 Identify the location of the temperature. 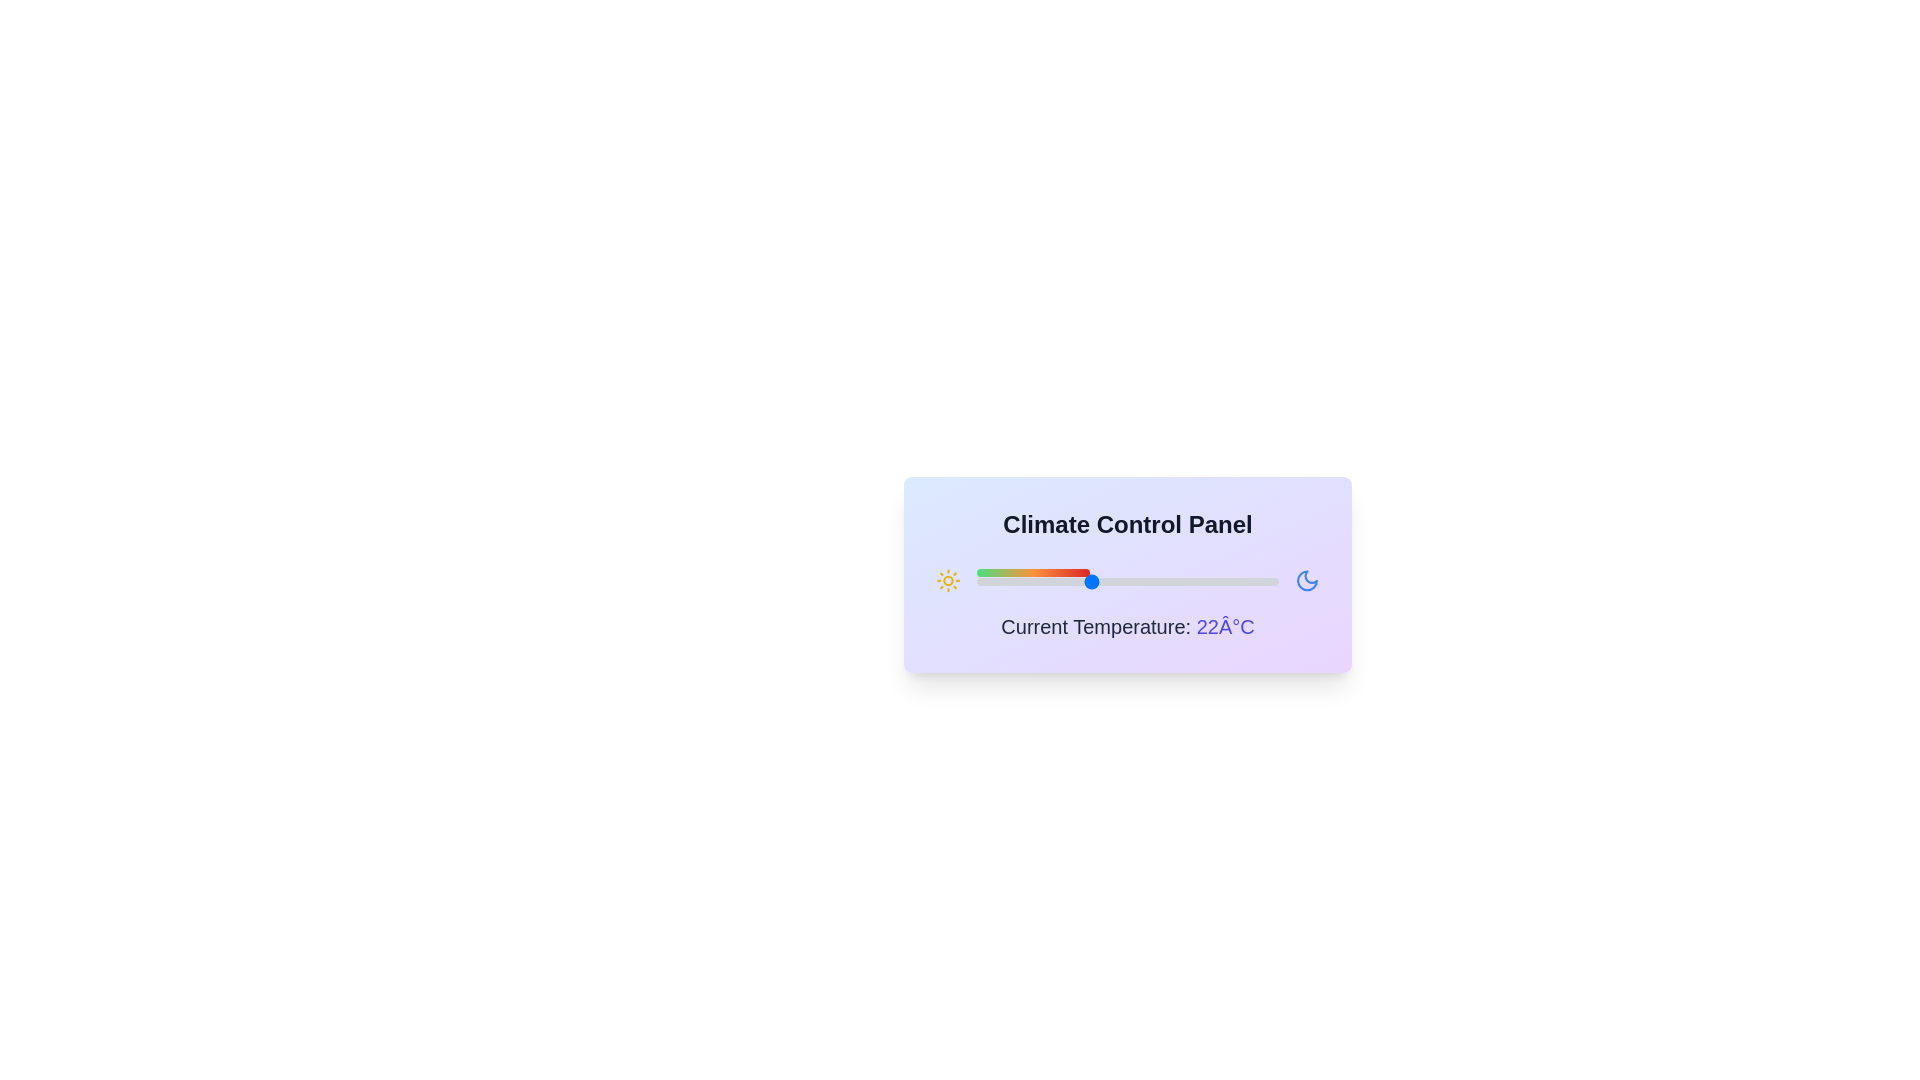
(1165, 582).